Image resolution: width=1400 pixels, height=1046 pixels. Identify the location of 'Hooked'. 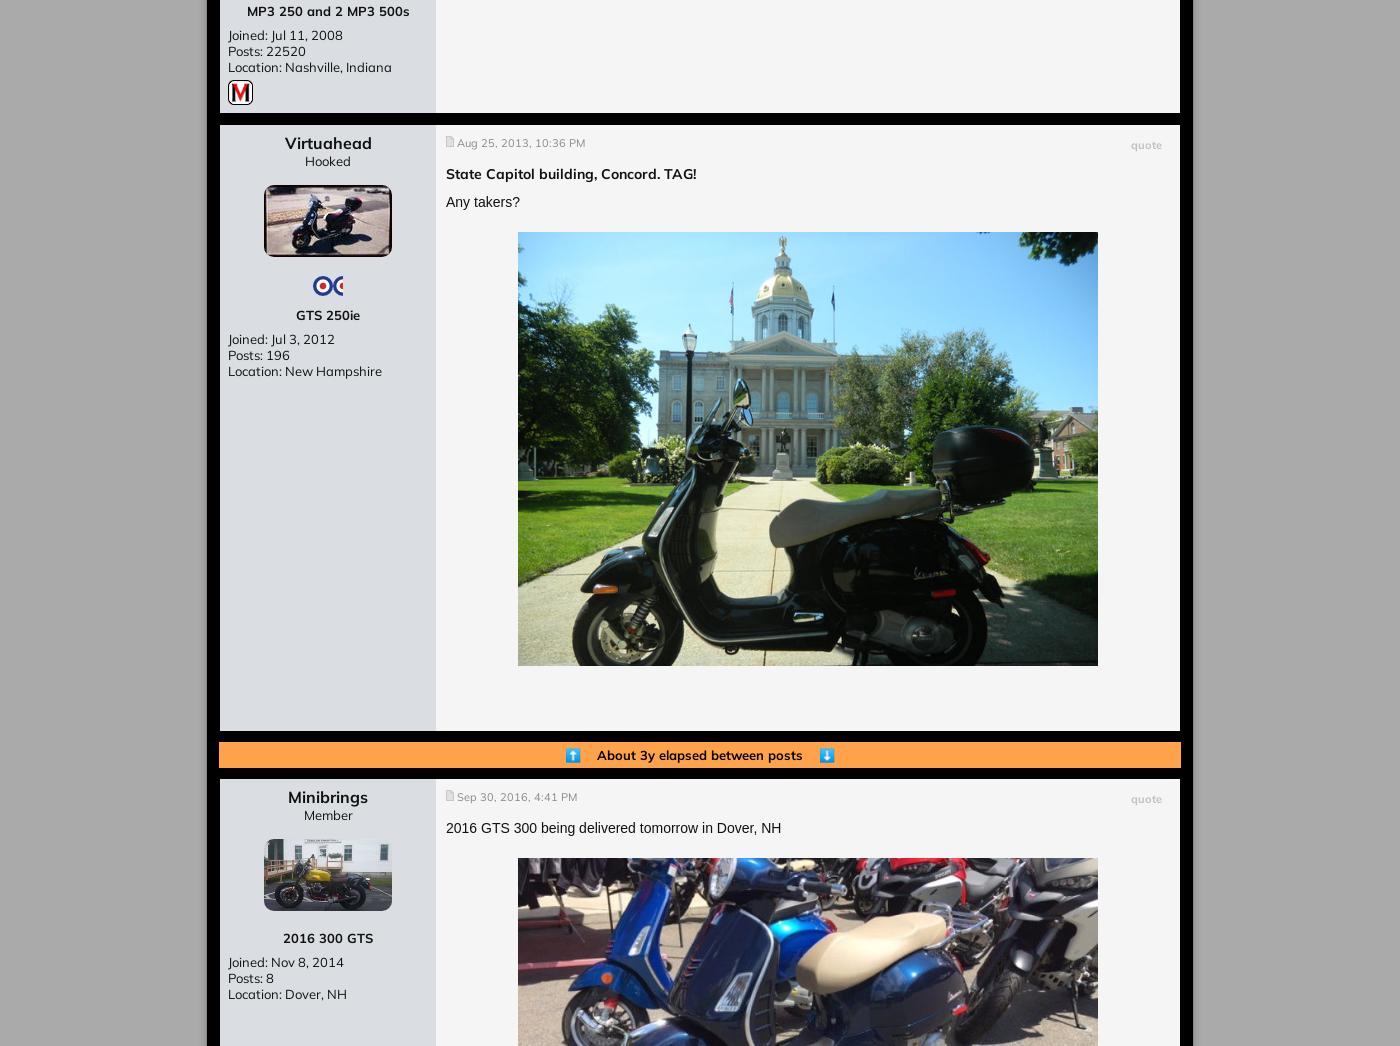
(328, 160).